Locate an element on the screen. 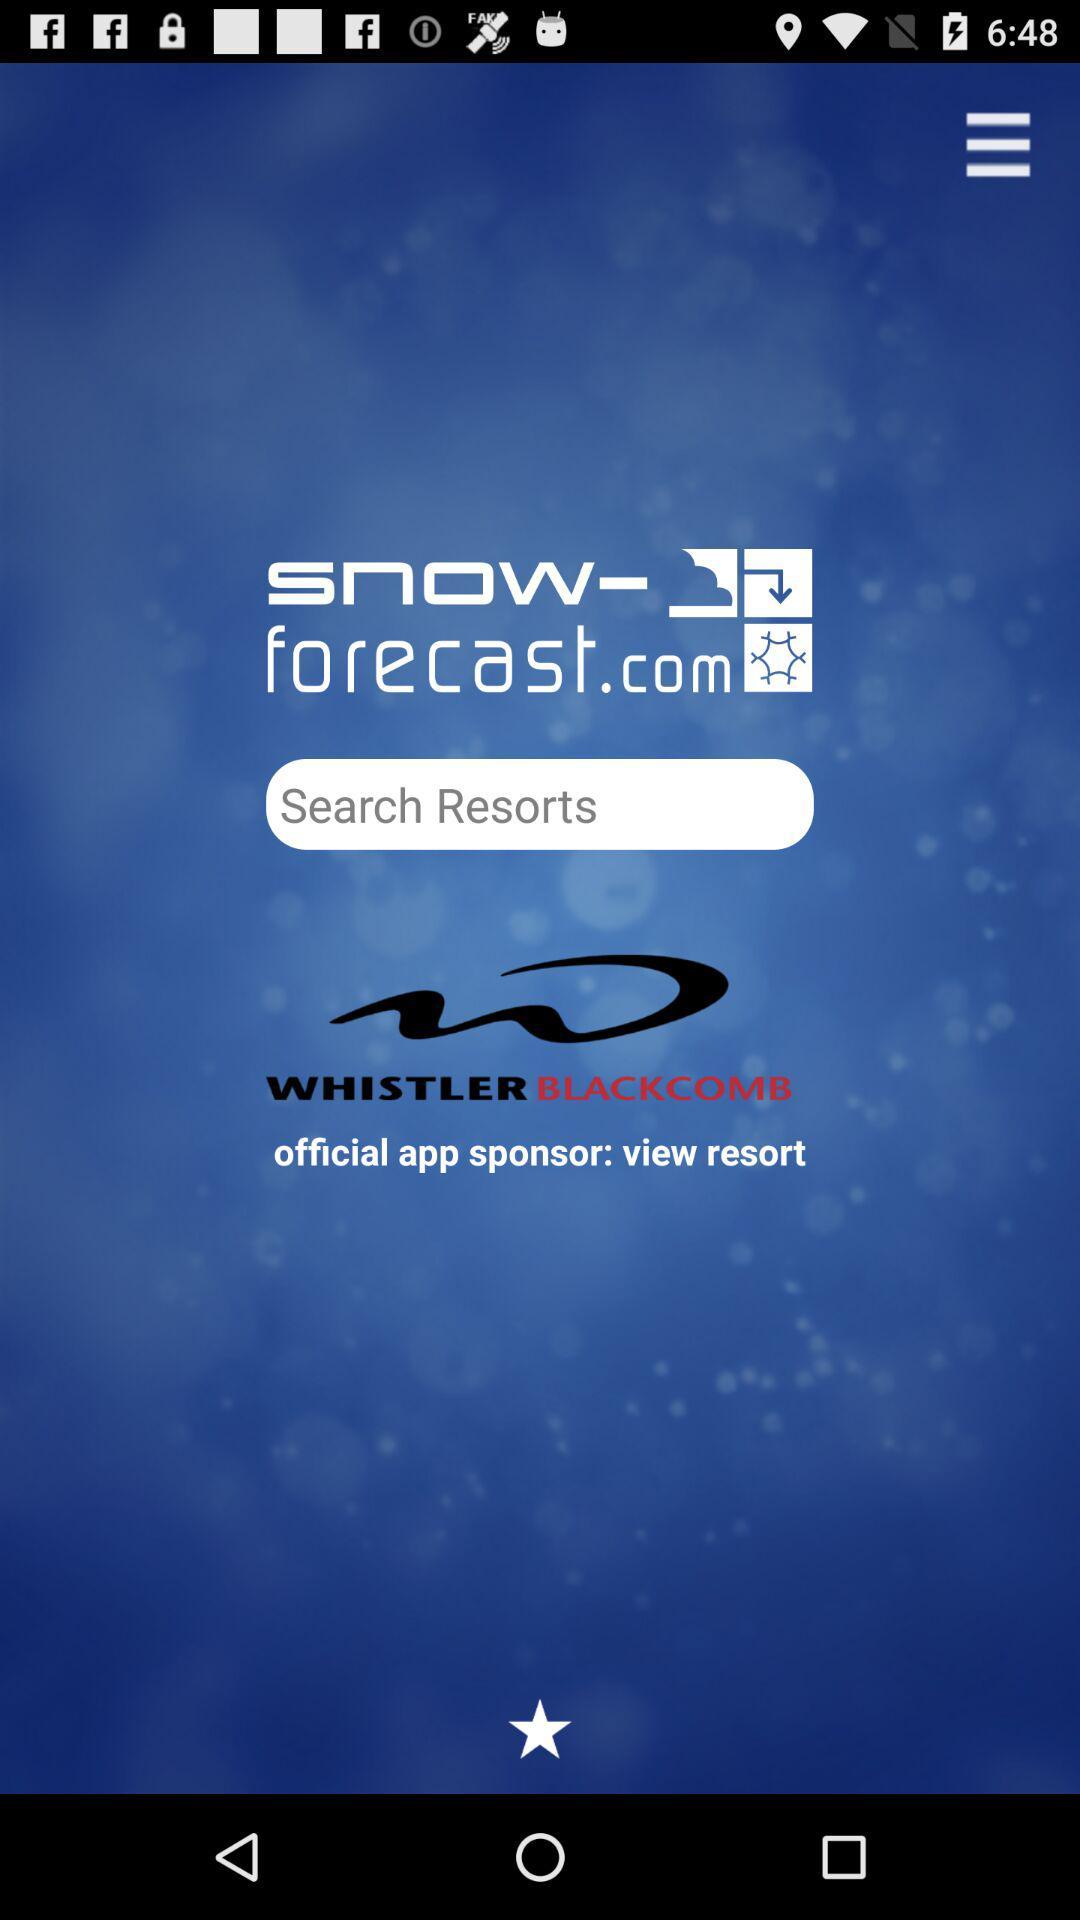 The width and height of the screenshot is (1080, 1920). search resorts is located at coordinates (540, 804).